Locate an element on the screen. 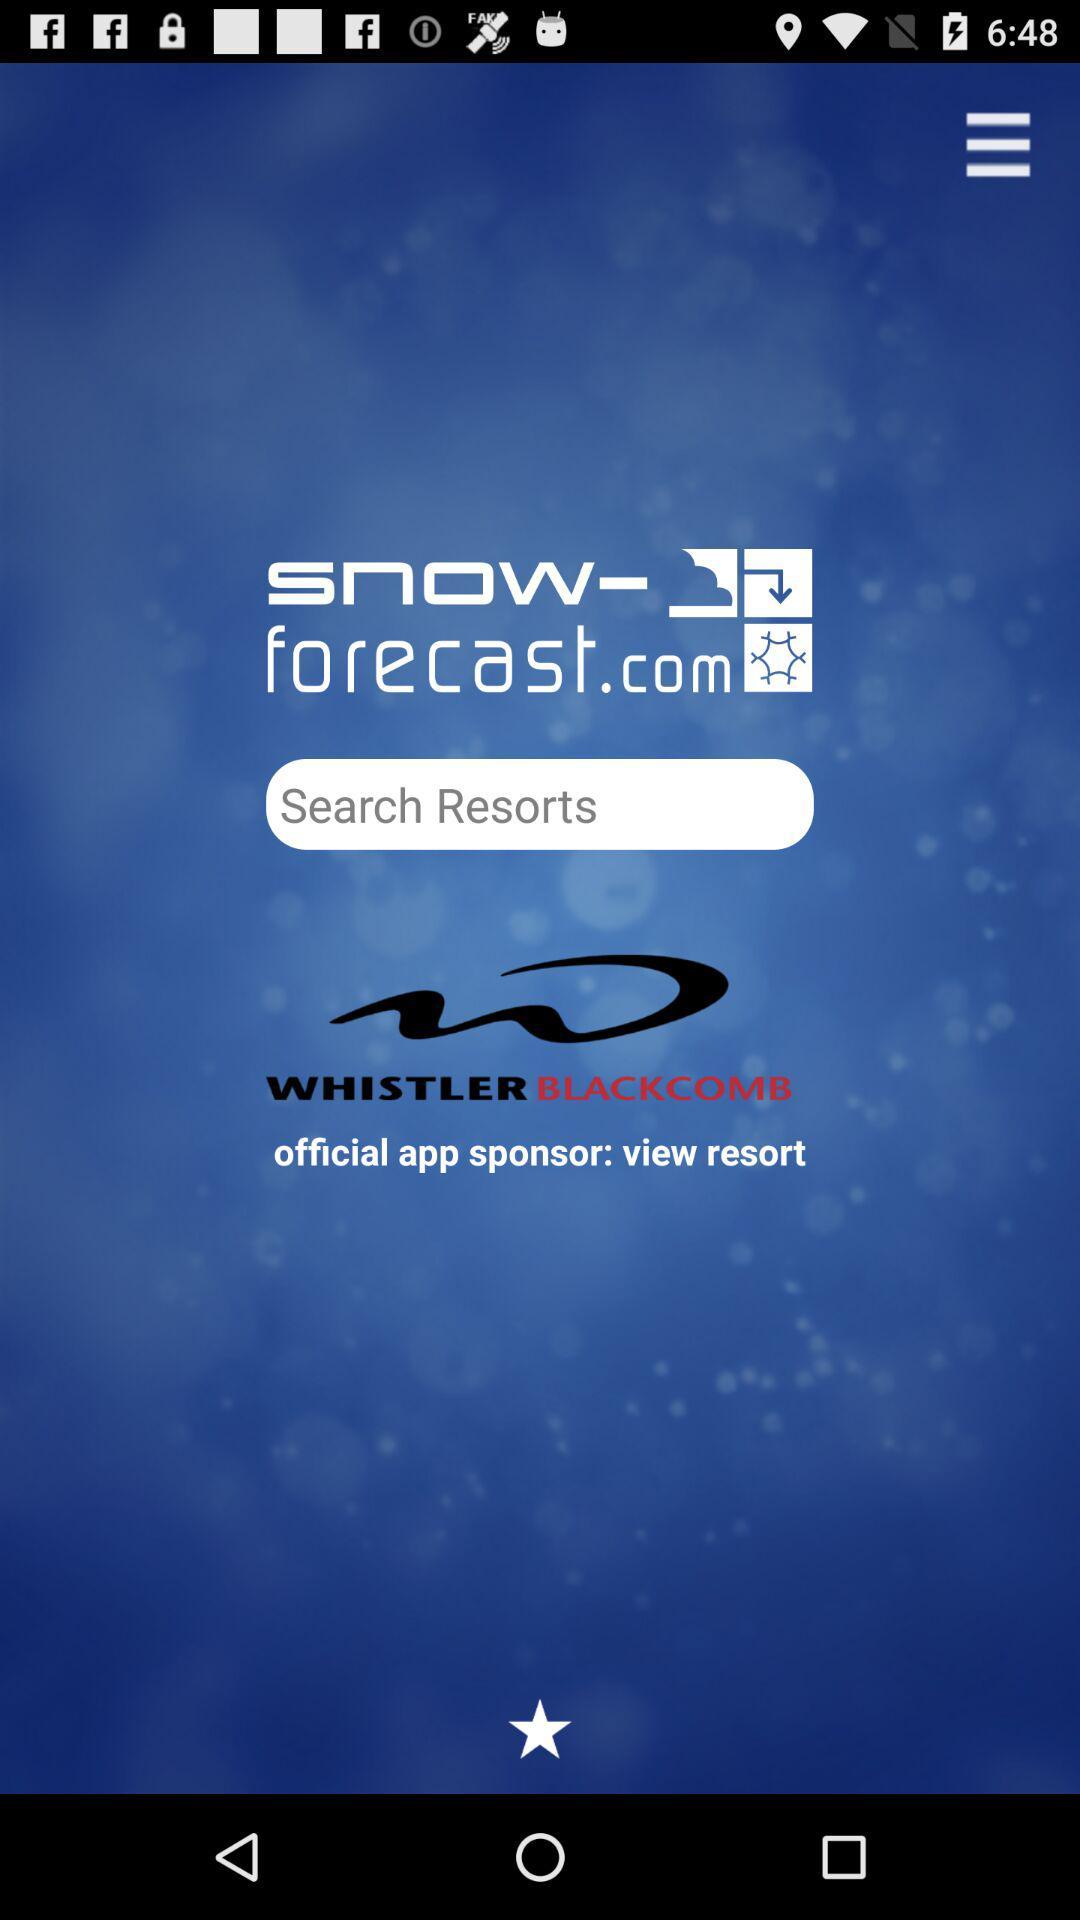 The width and height of the screenshot is (1080, 1920). search resorts is located at coordinates (540, 804).